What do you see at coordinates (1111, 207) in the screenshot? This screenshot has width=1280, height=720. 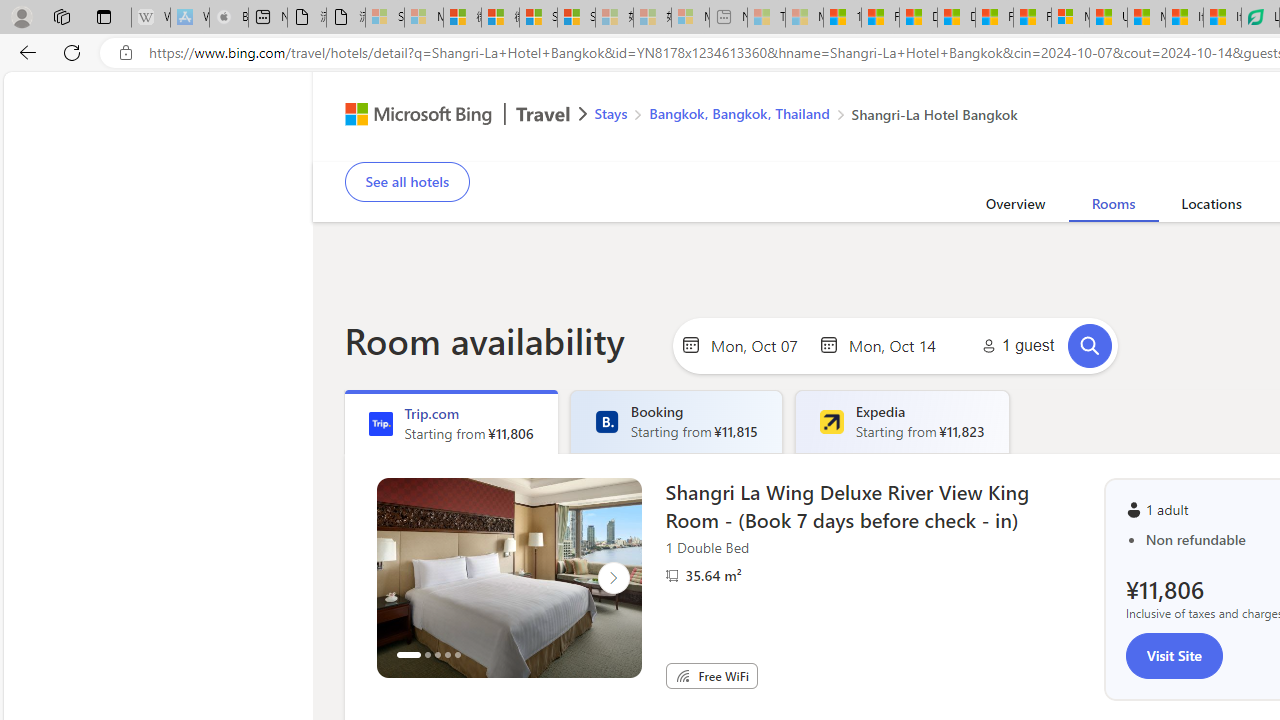 I see `'Rooms'` at bounding box center [1111, 207].